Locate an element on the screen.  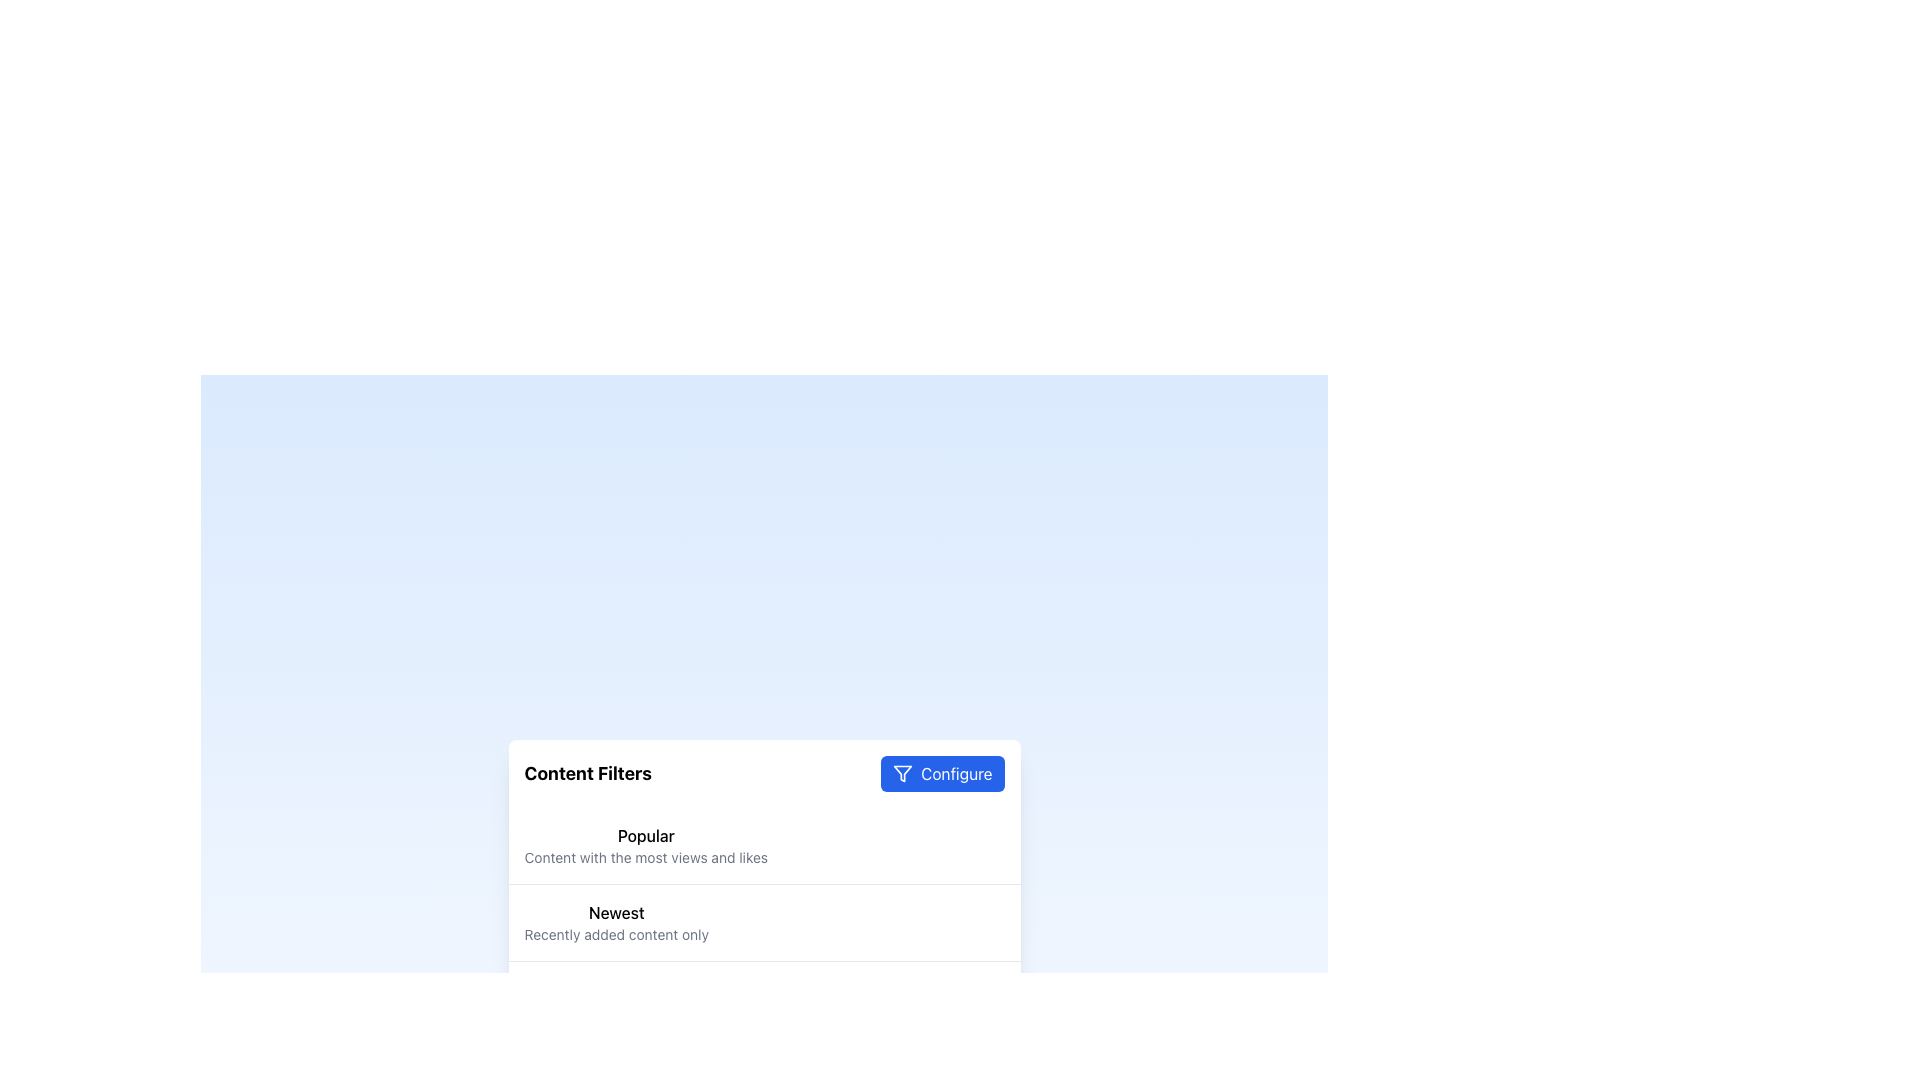
to select the 'Popular' filter option, the top entry in the 'Content Filters' list is located at coordinates (763, 845).